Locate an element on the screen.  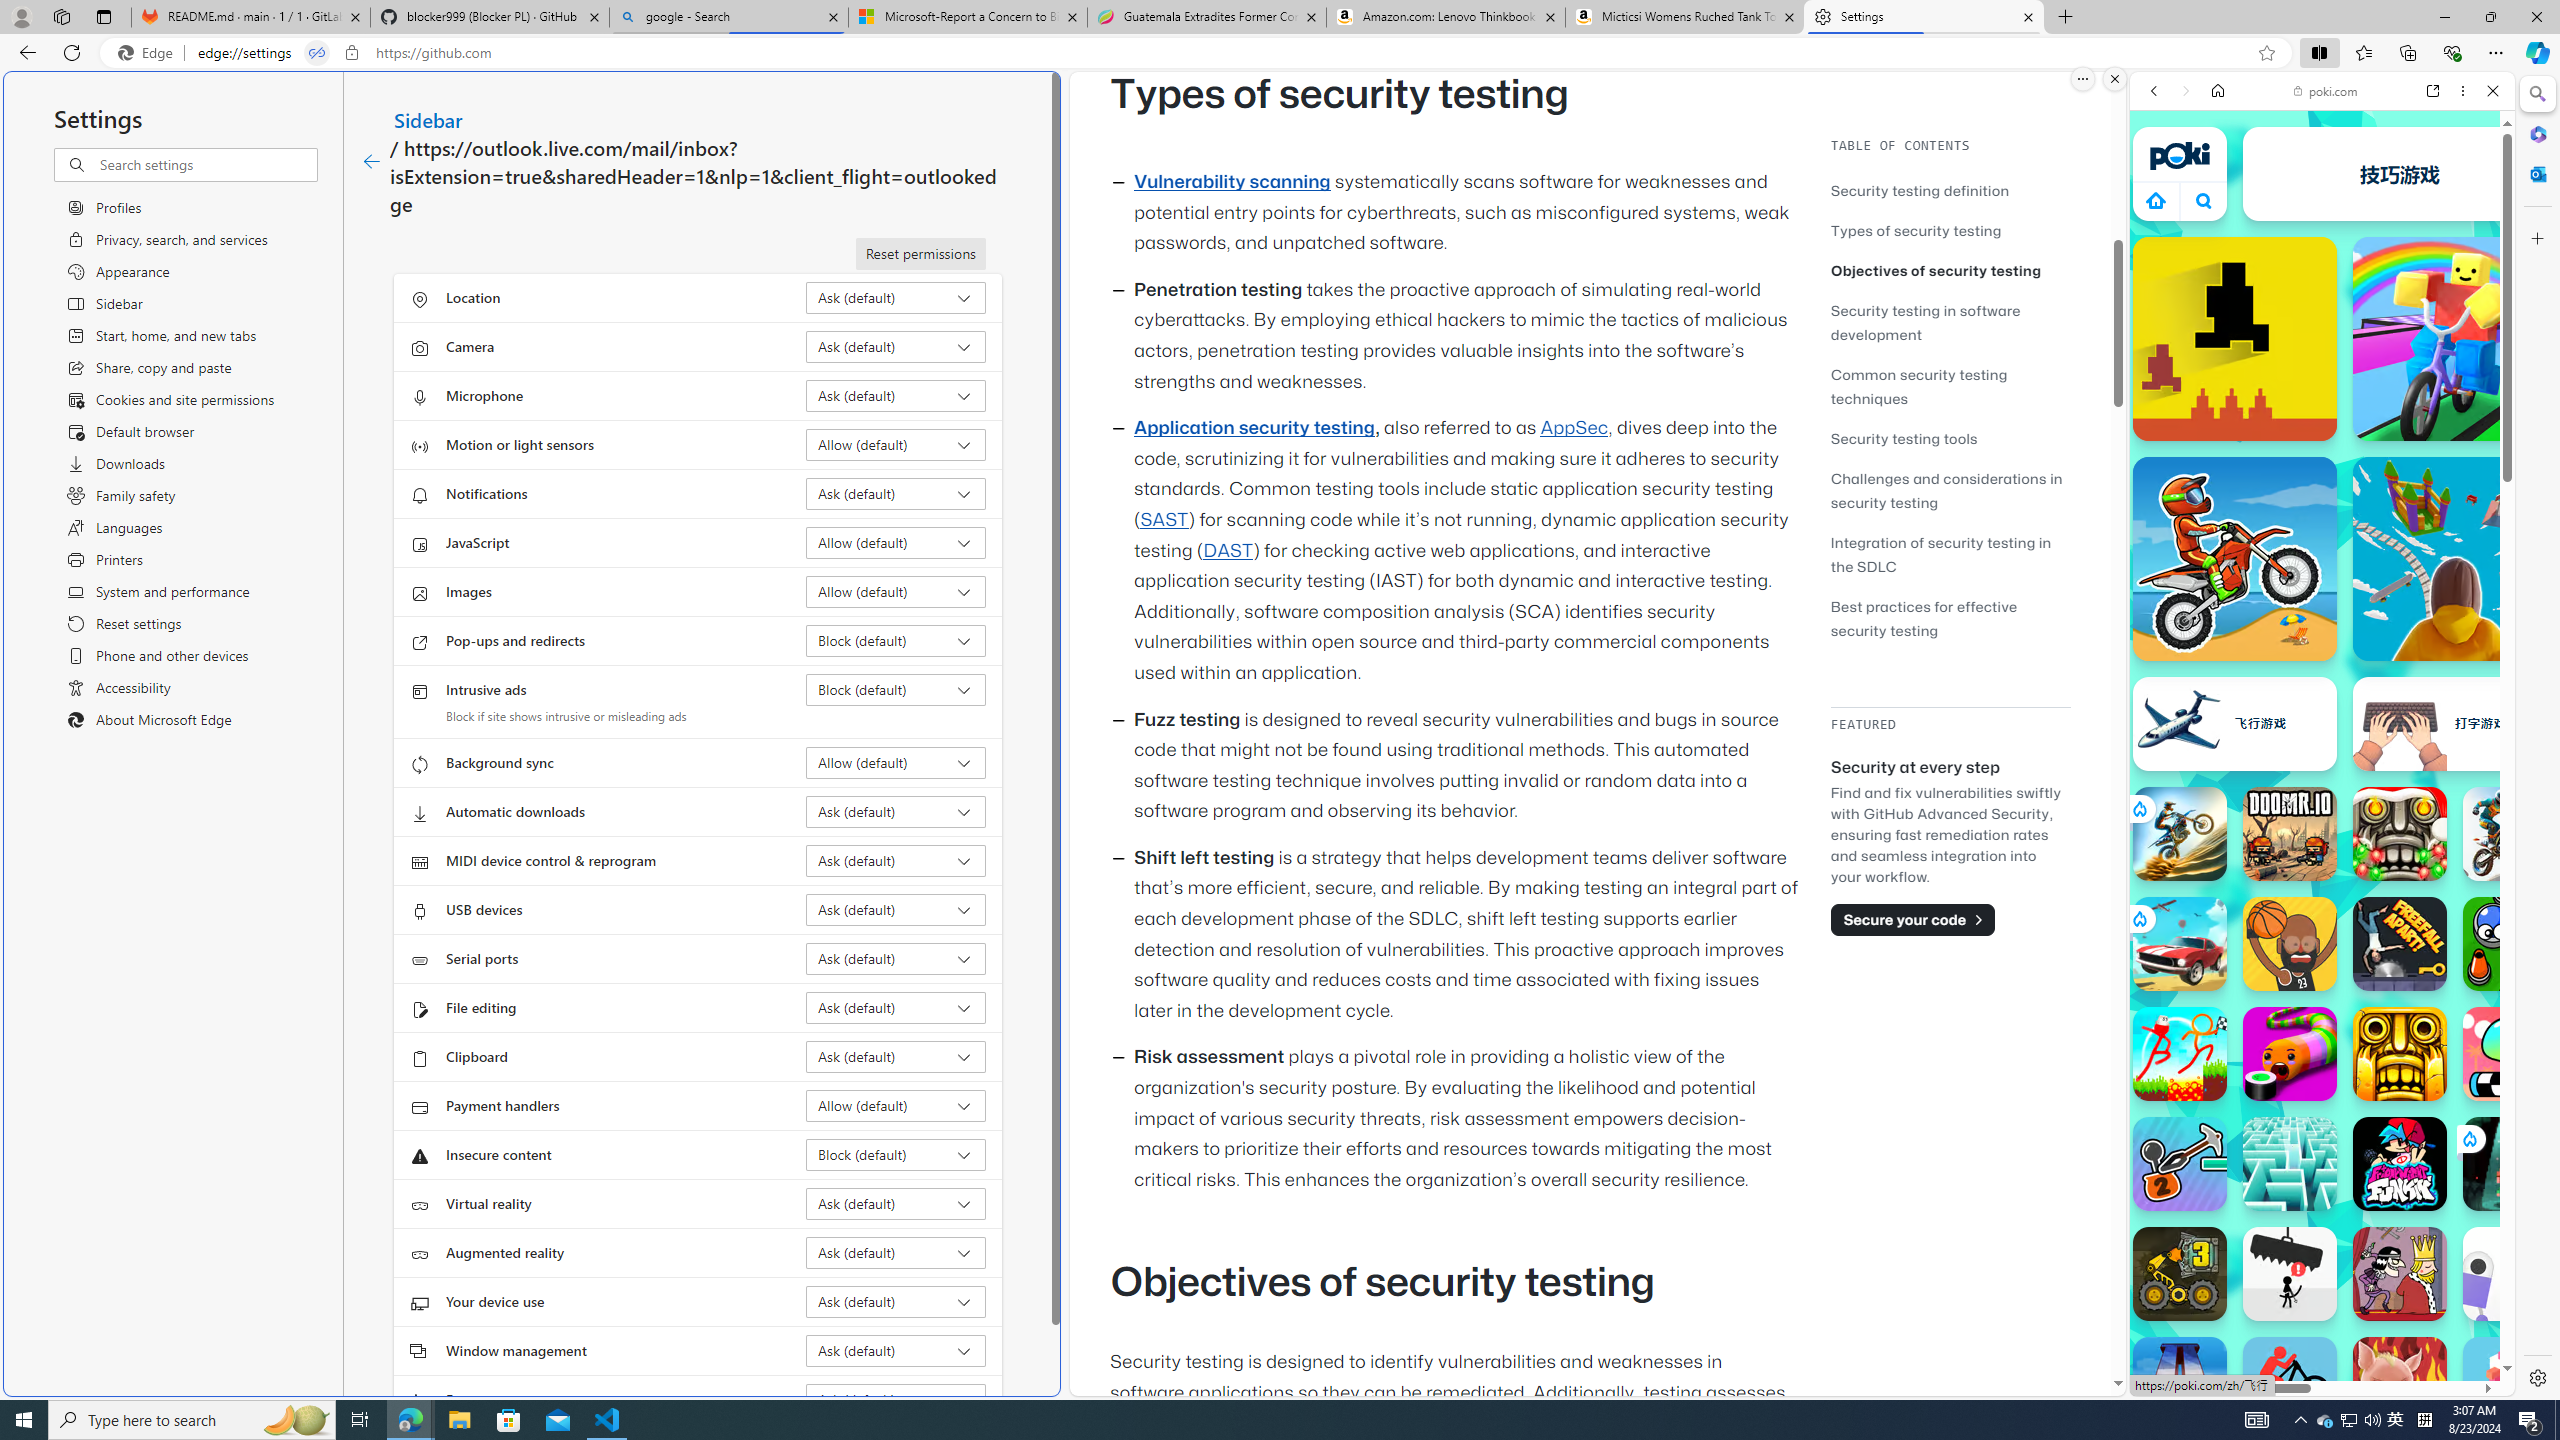
'Two Player Games' is located at coordinates (2320, 567).